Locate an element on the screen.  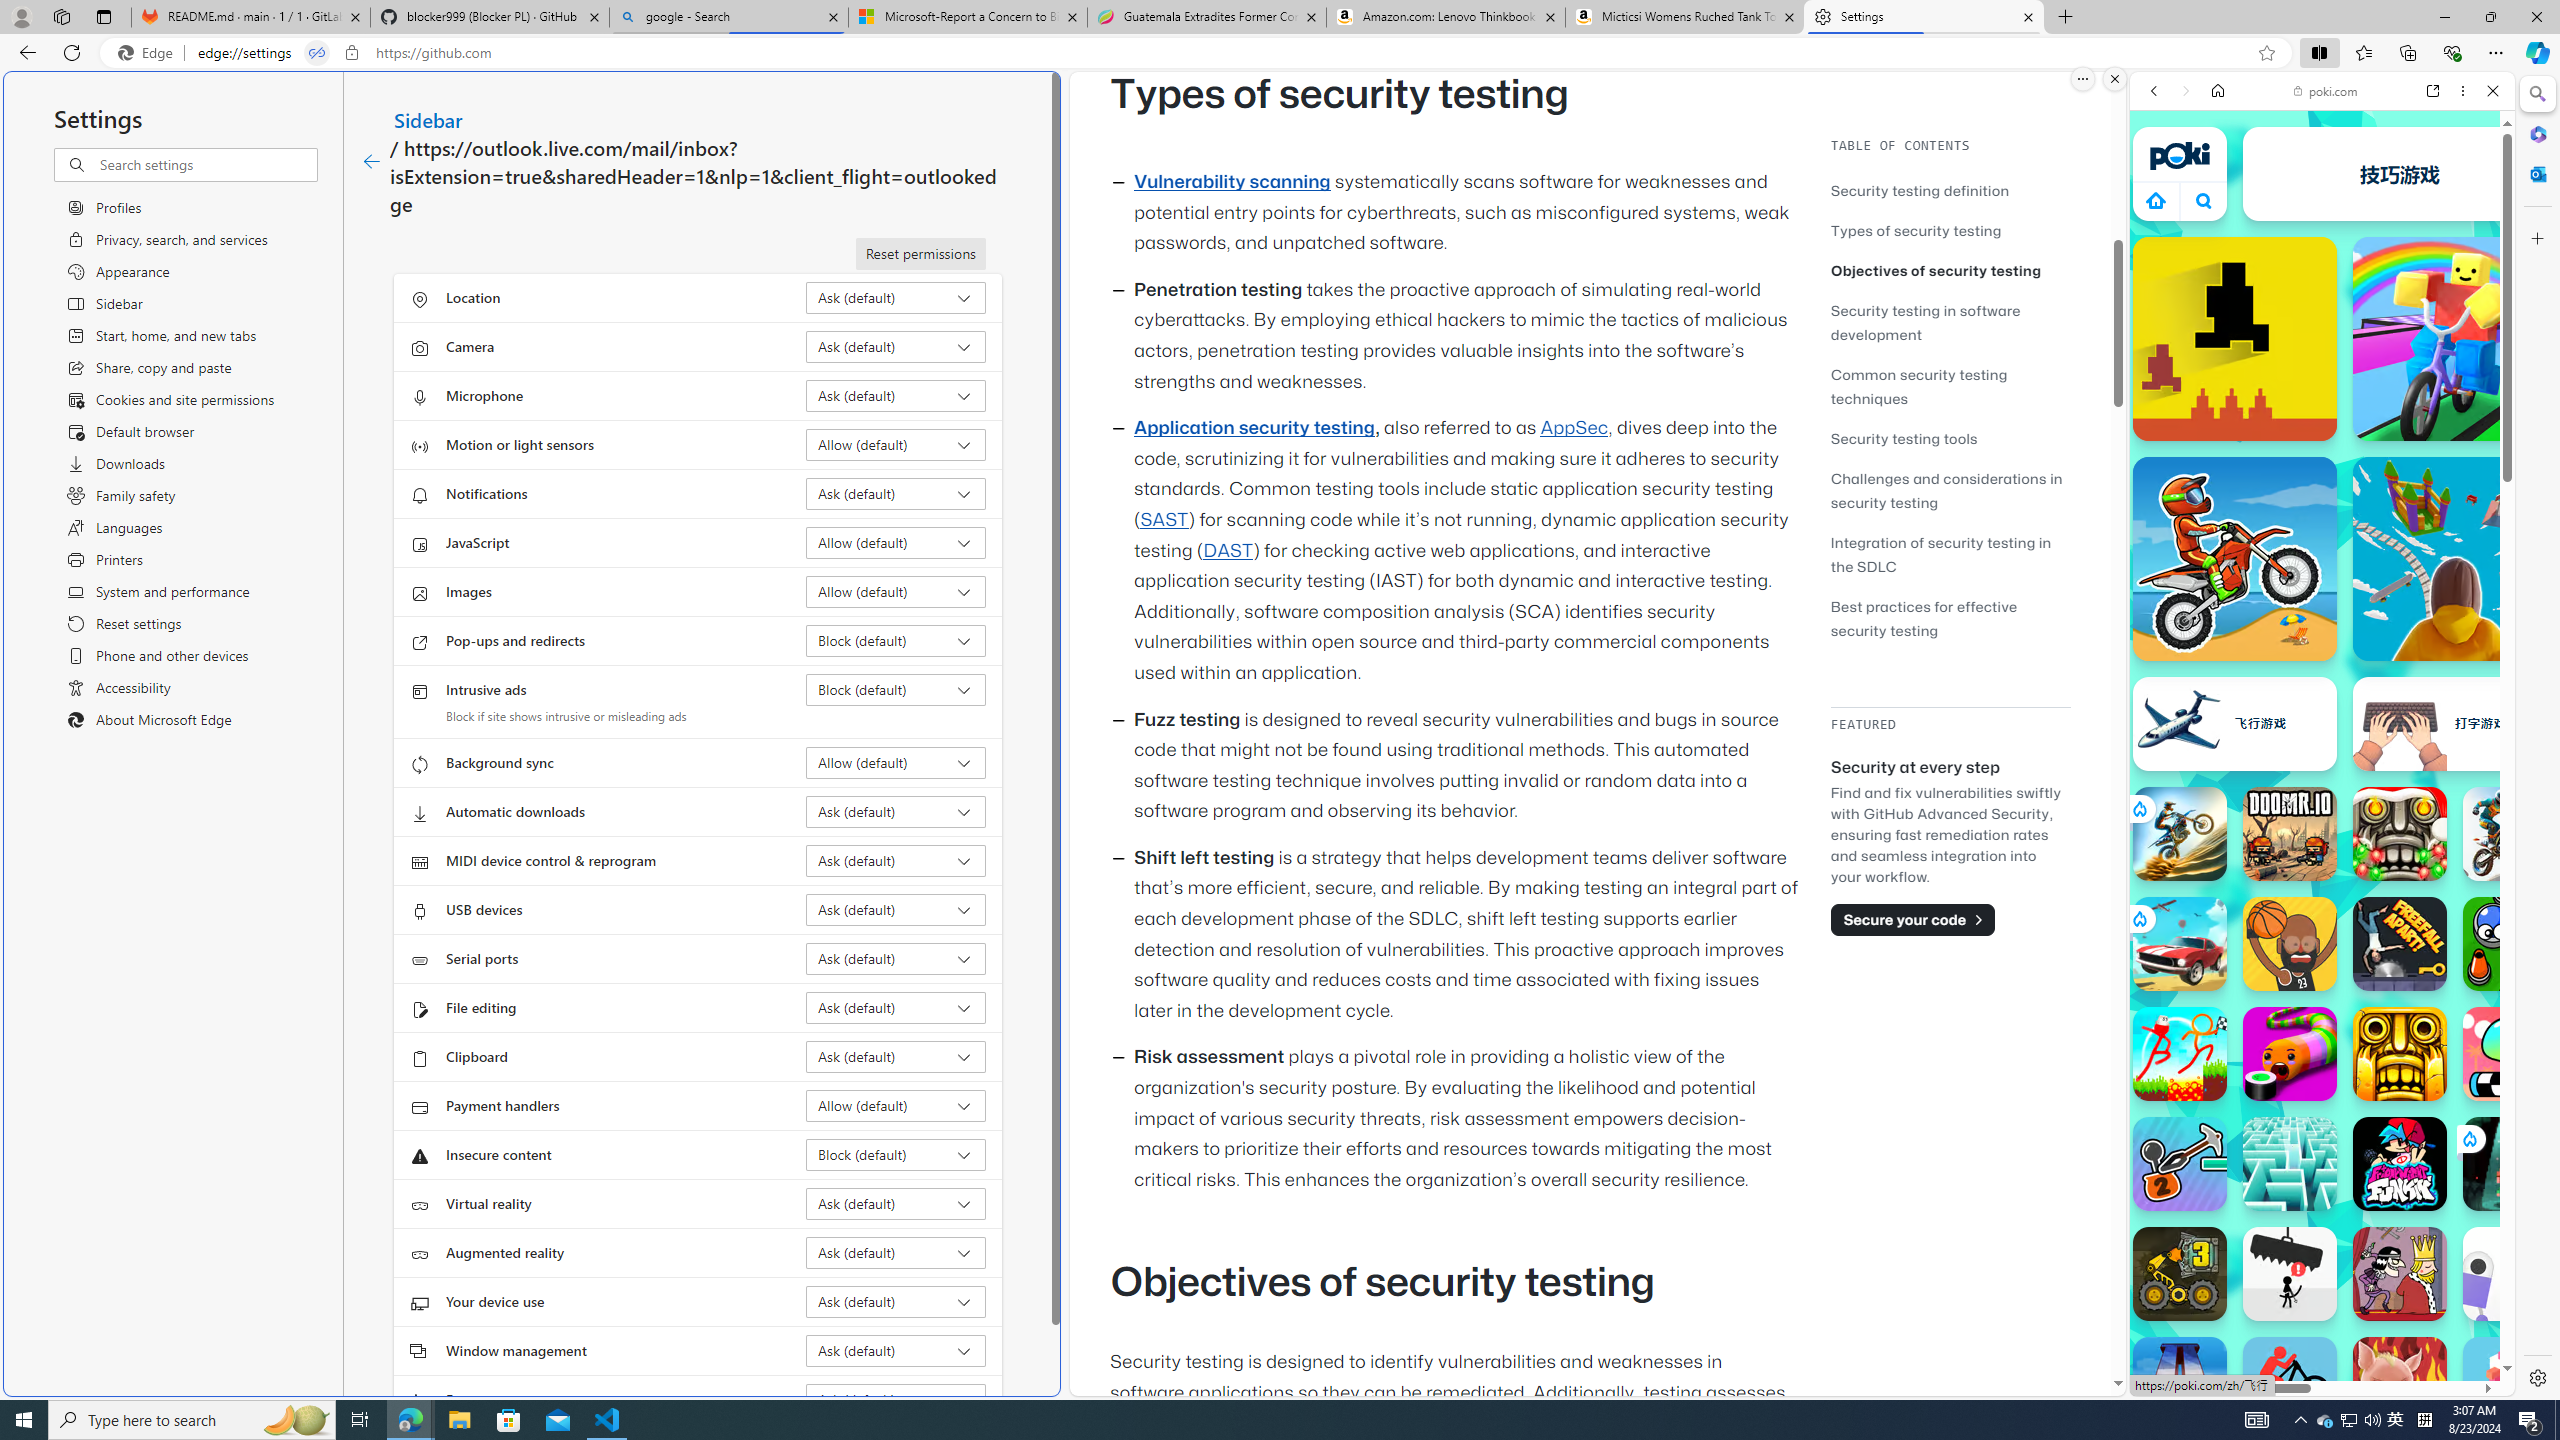
'Two Player Games' is located at coordinates (2320, 567).